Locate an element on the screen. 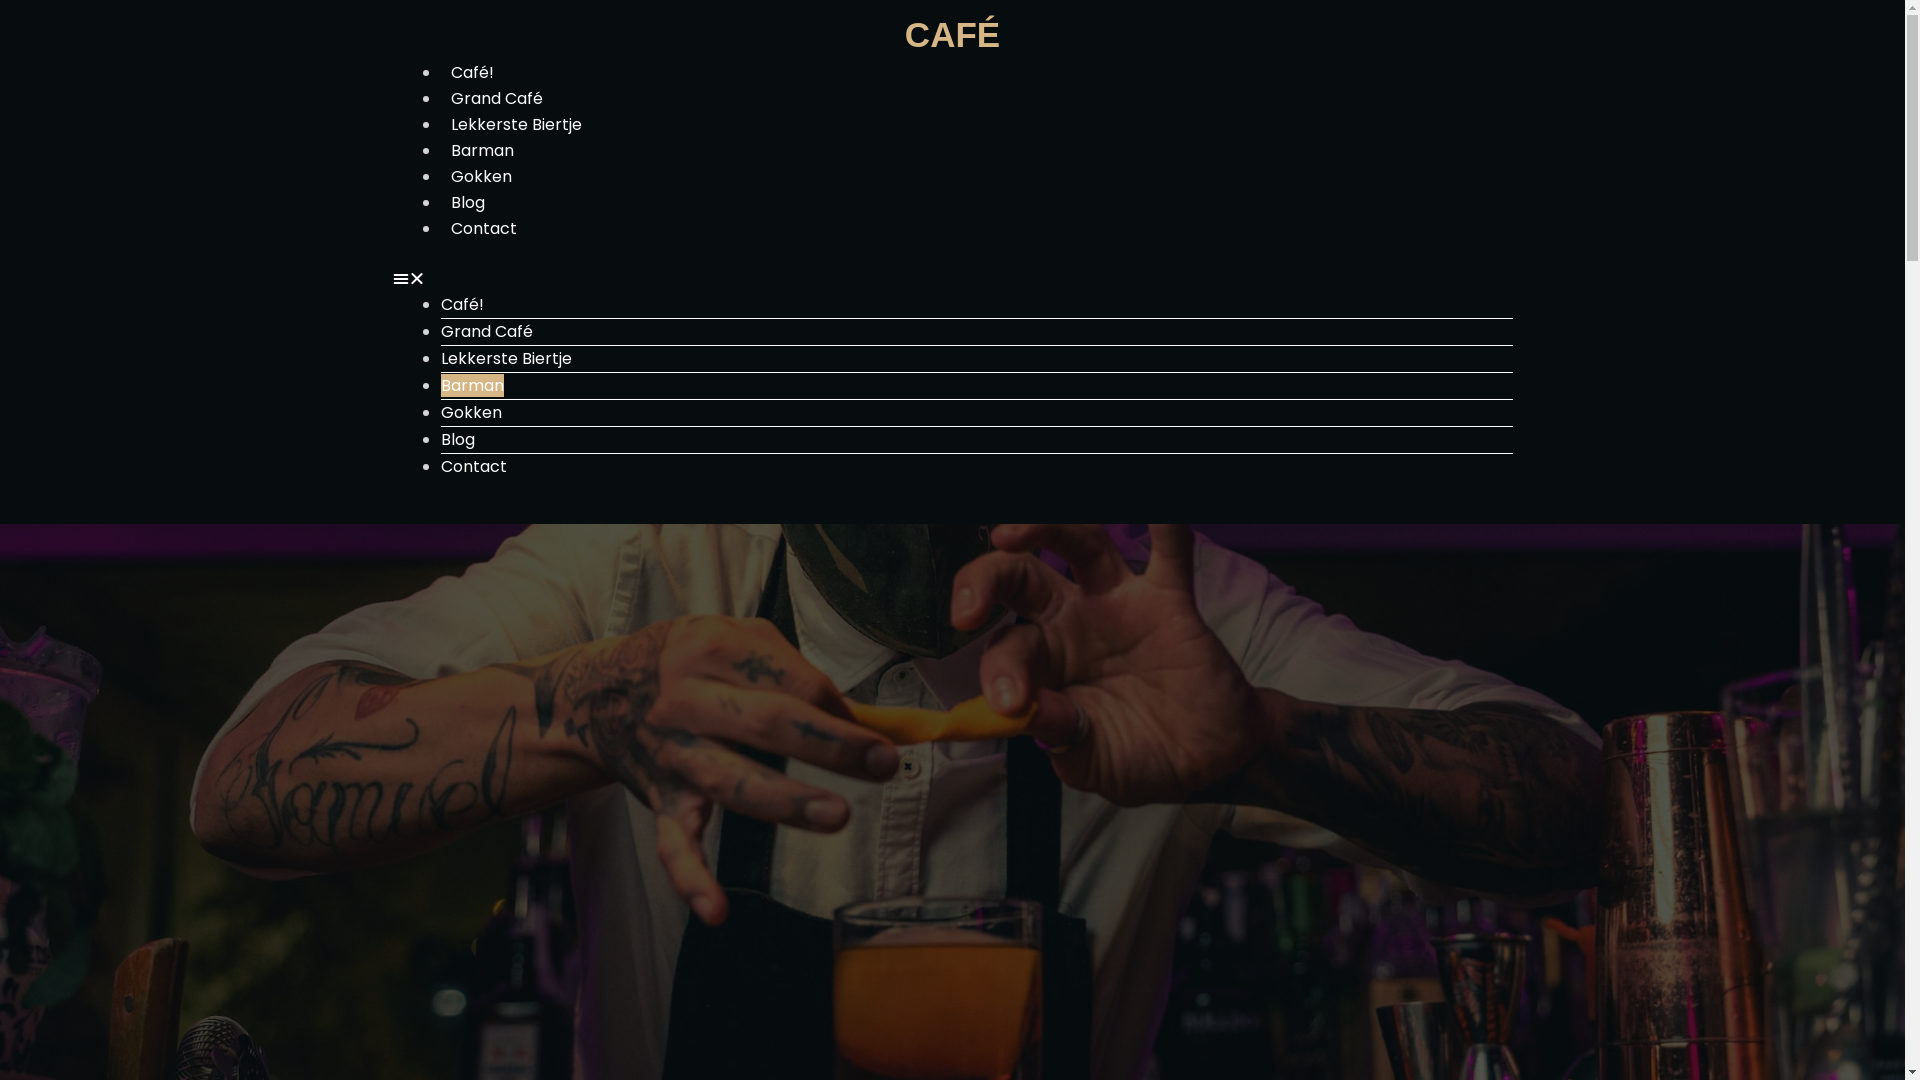 The width and height of the screenshot is (1920, 1080). 'Contact' is located at coordinates (483, 227).